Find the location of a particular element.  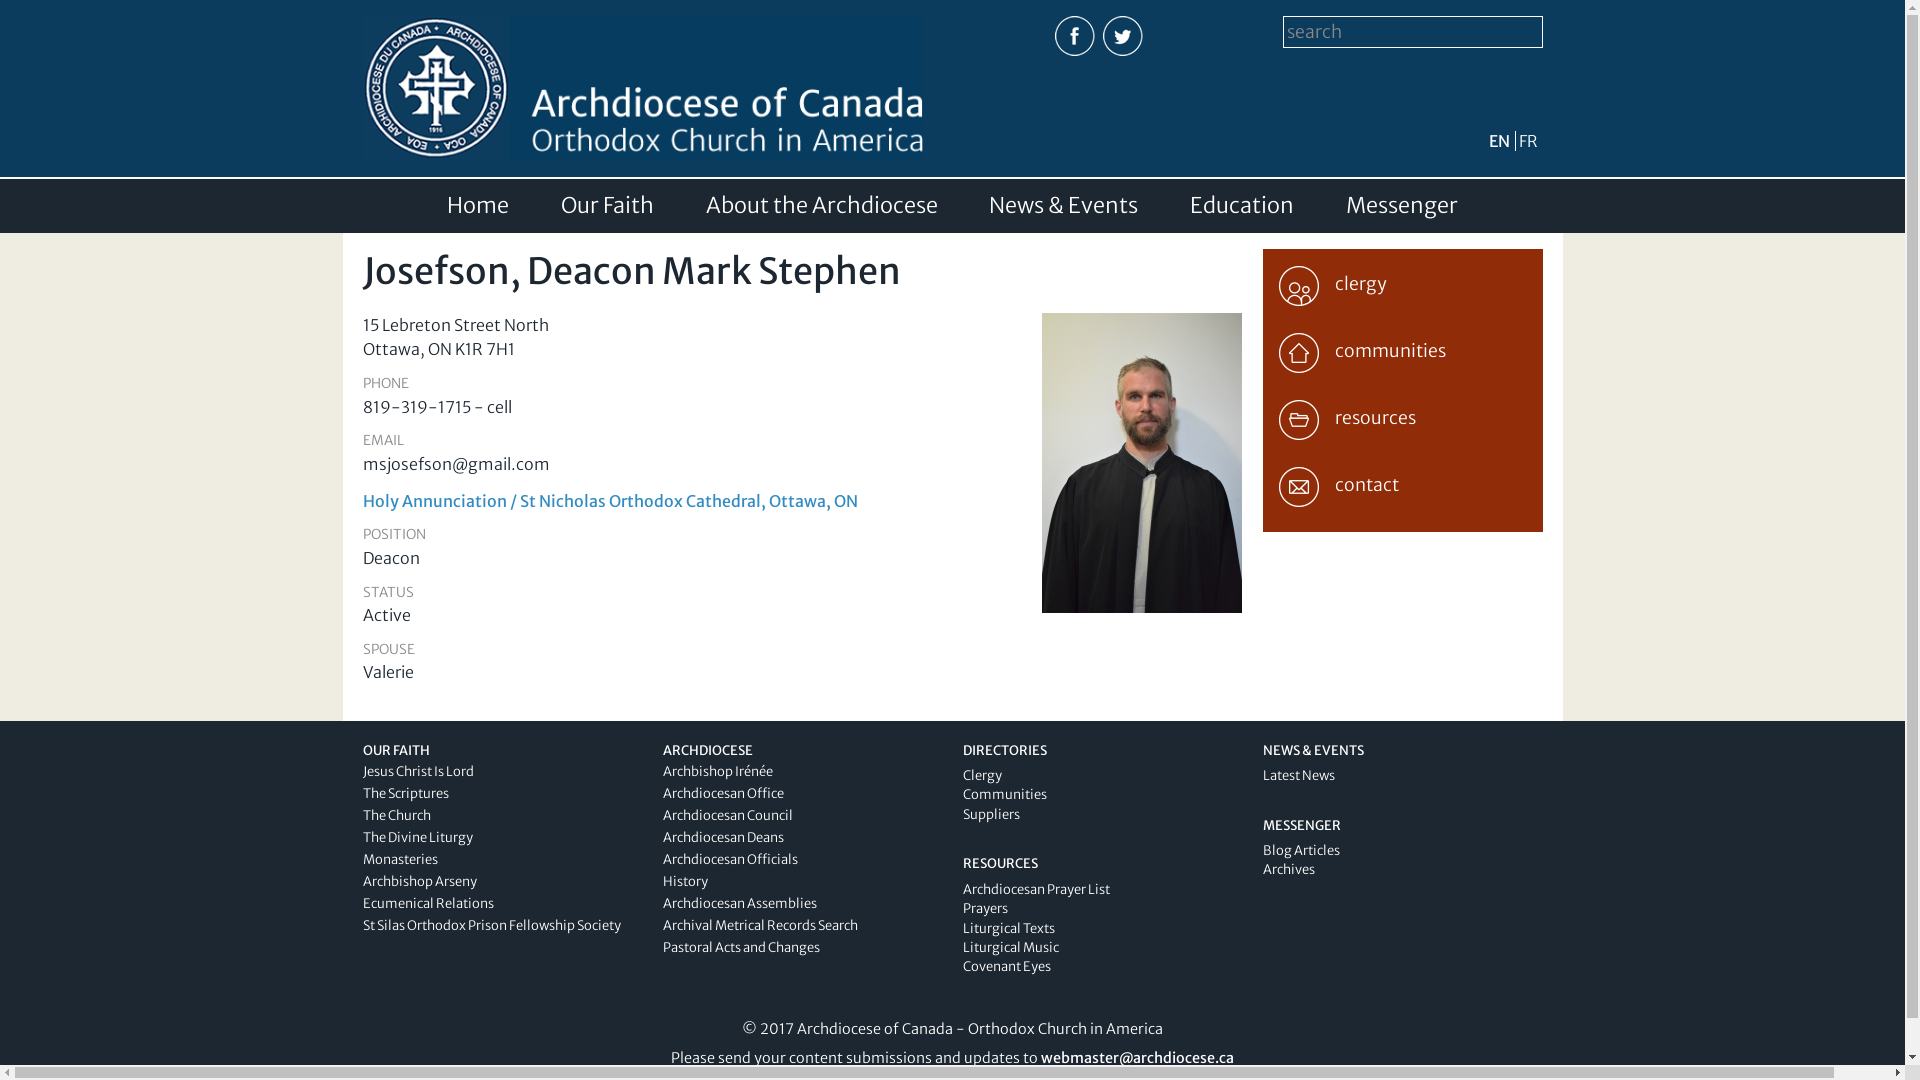

'FR' is located at coordinates (1526, 140).